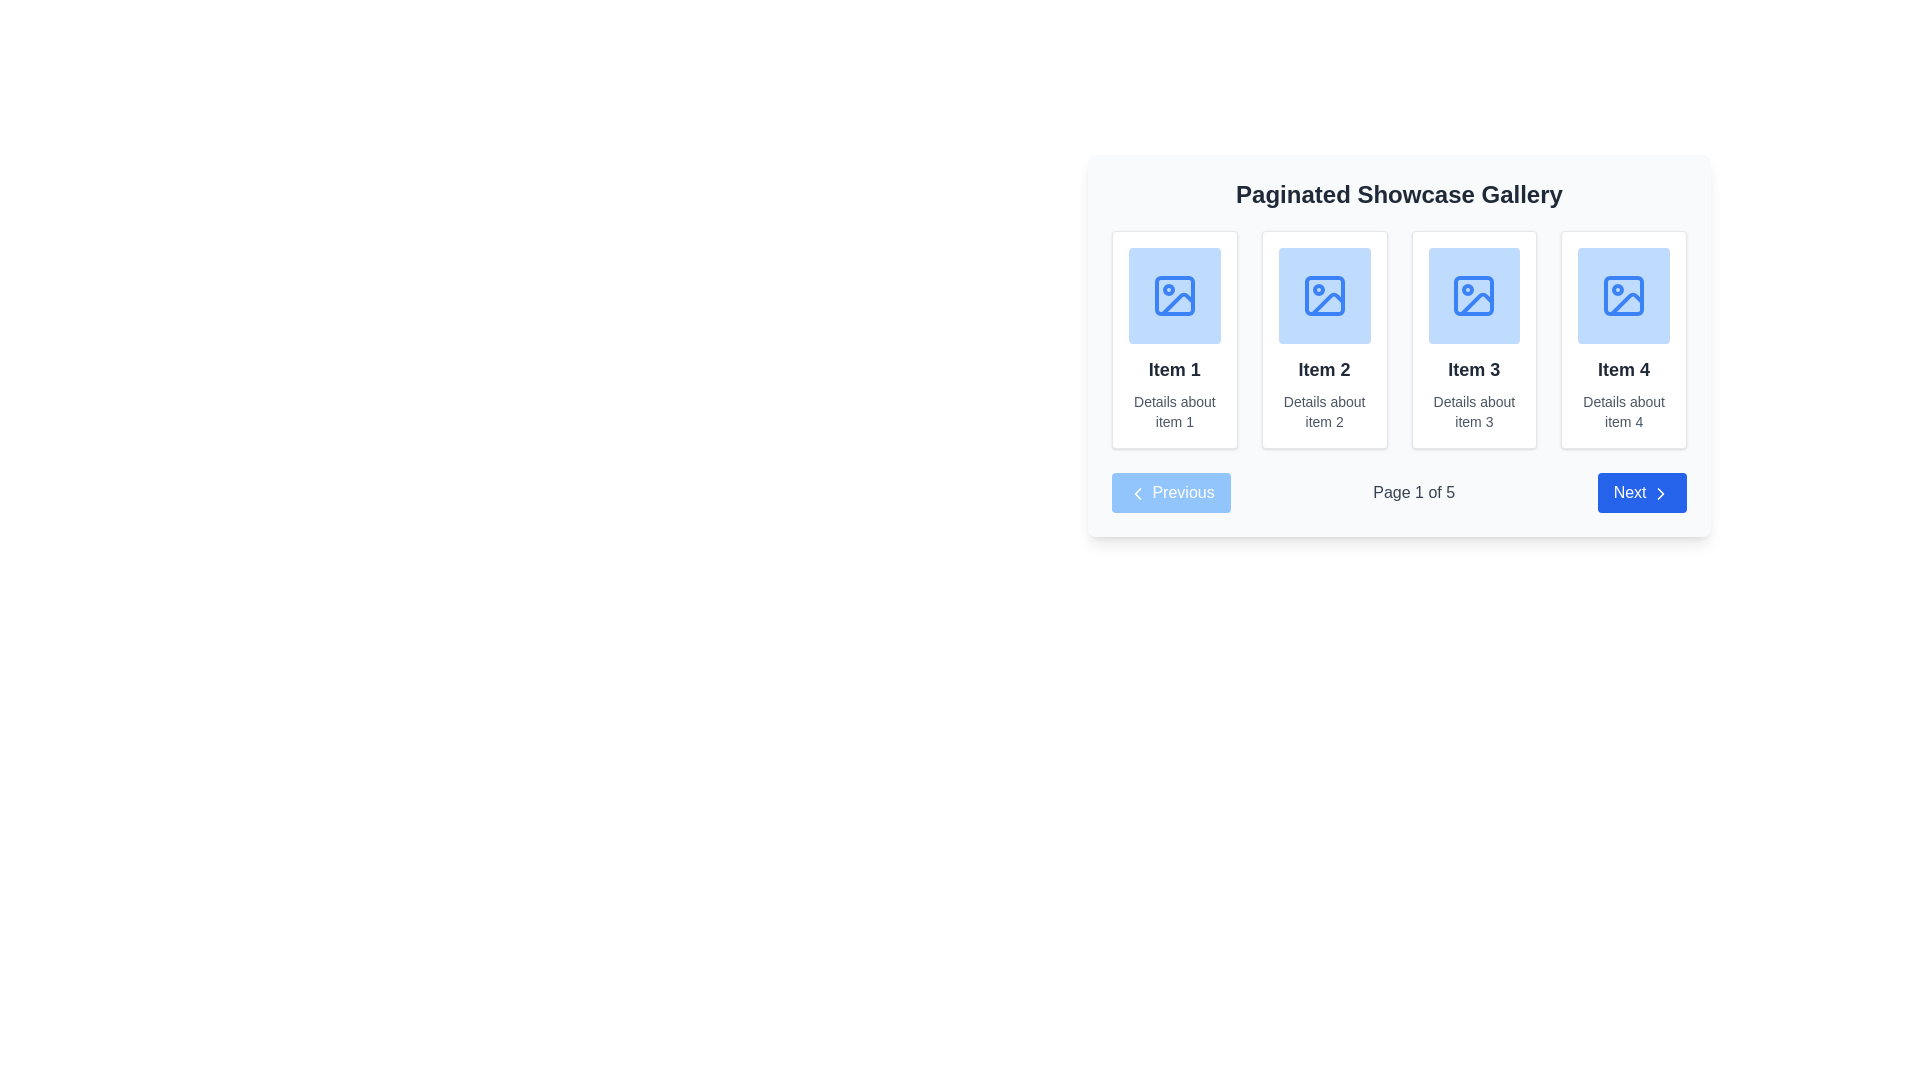  Describe the element at coordinates (1174, 370) in the screenshot. I see `properties of the title text element located horizontally centered within the first card in a grid, which is positioned below an image icon and above descriptive text, to determine if it is static` at that location.